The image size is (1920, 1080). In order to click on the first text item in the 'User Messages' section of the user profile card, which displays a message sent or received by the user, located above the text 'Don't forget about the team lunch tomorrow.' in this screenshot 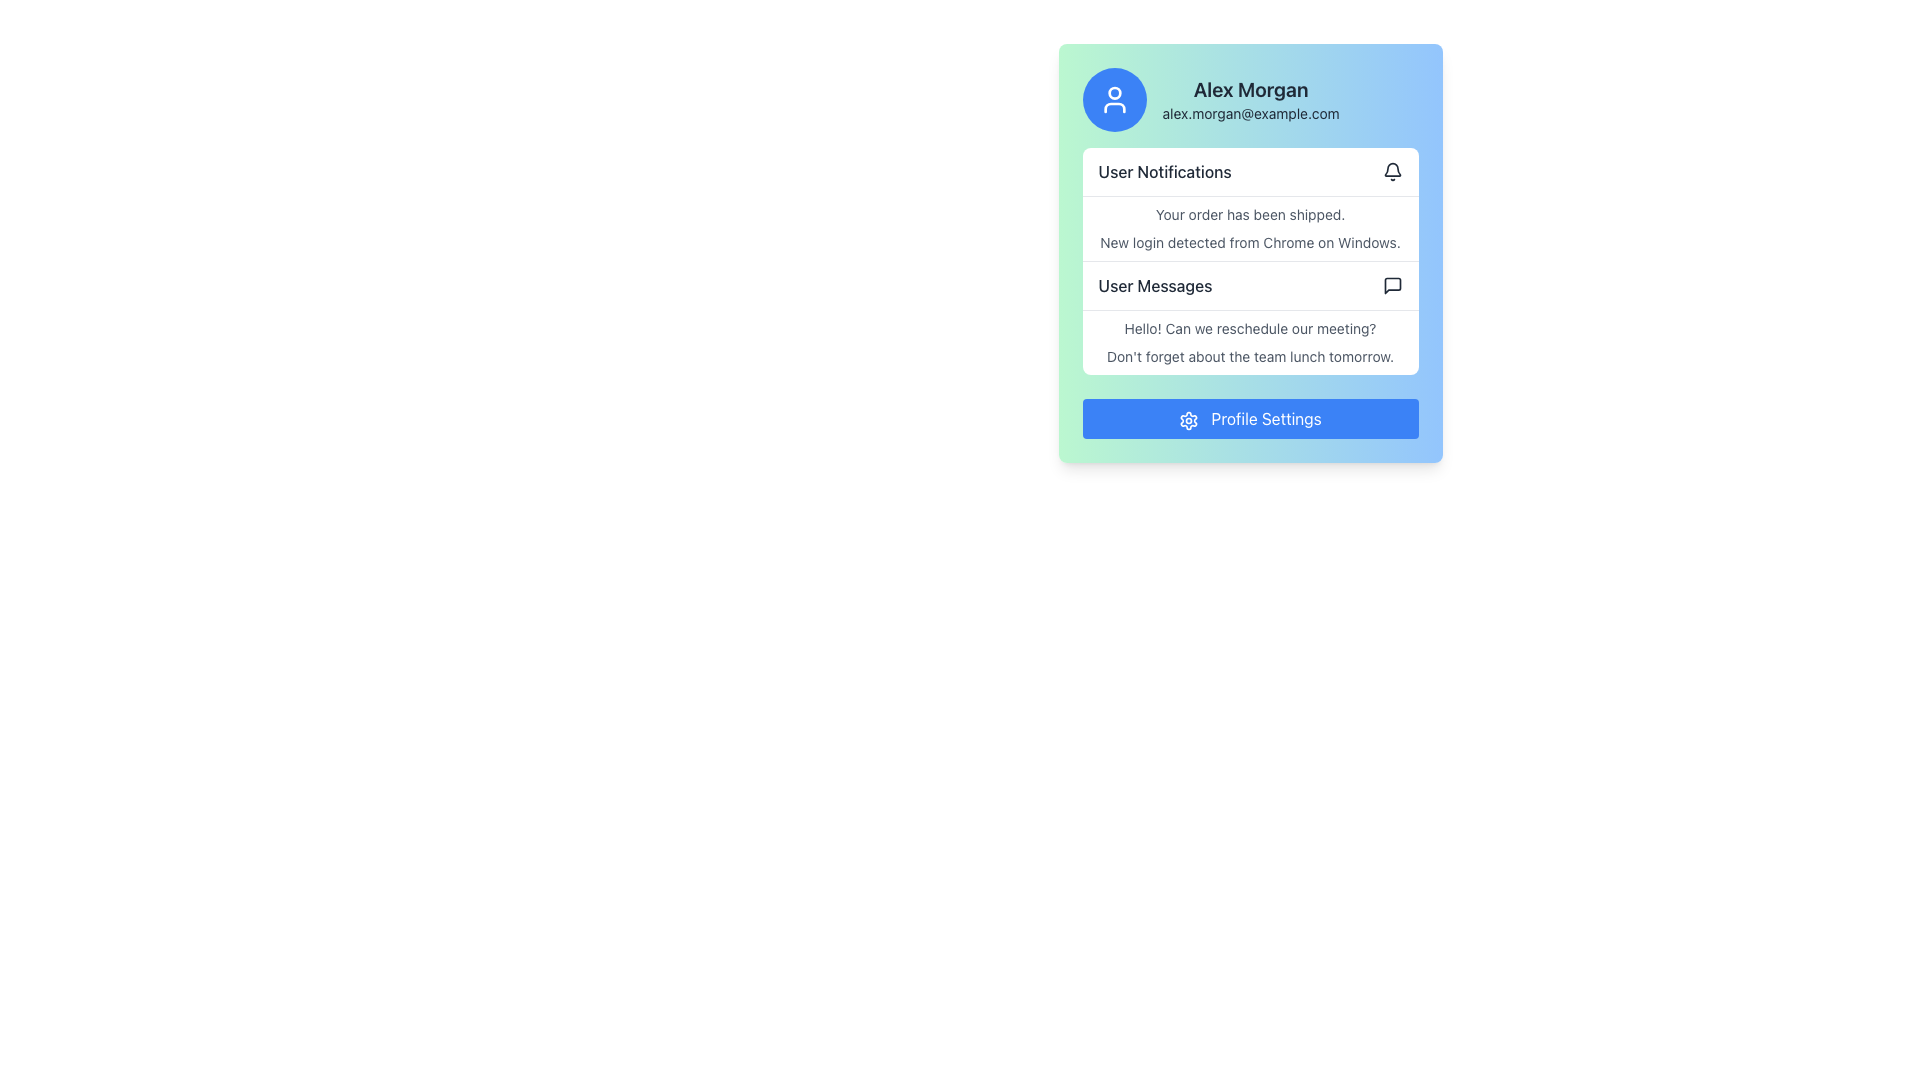, I will do `click(1249, 327)`.